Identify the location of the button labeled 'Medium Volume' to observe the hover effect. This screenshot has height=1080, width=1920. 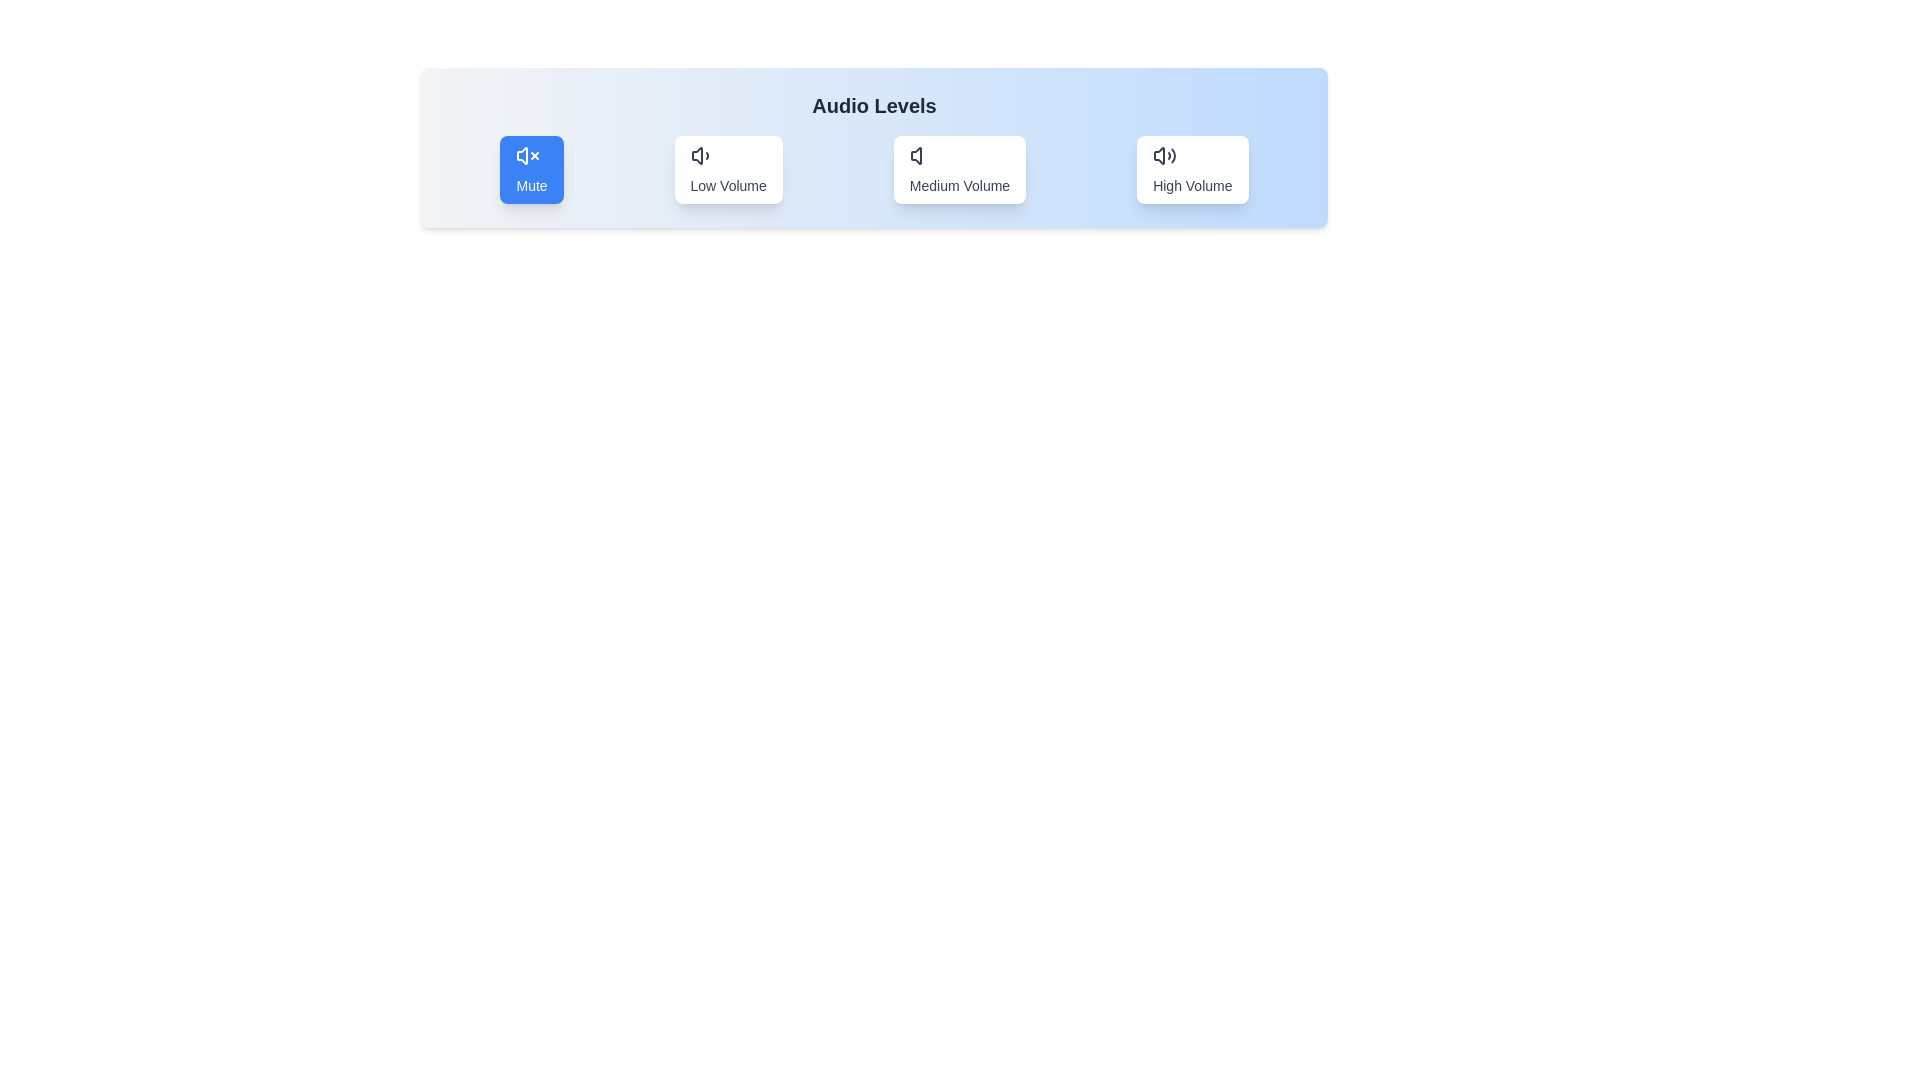
(960, 168).